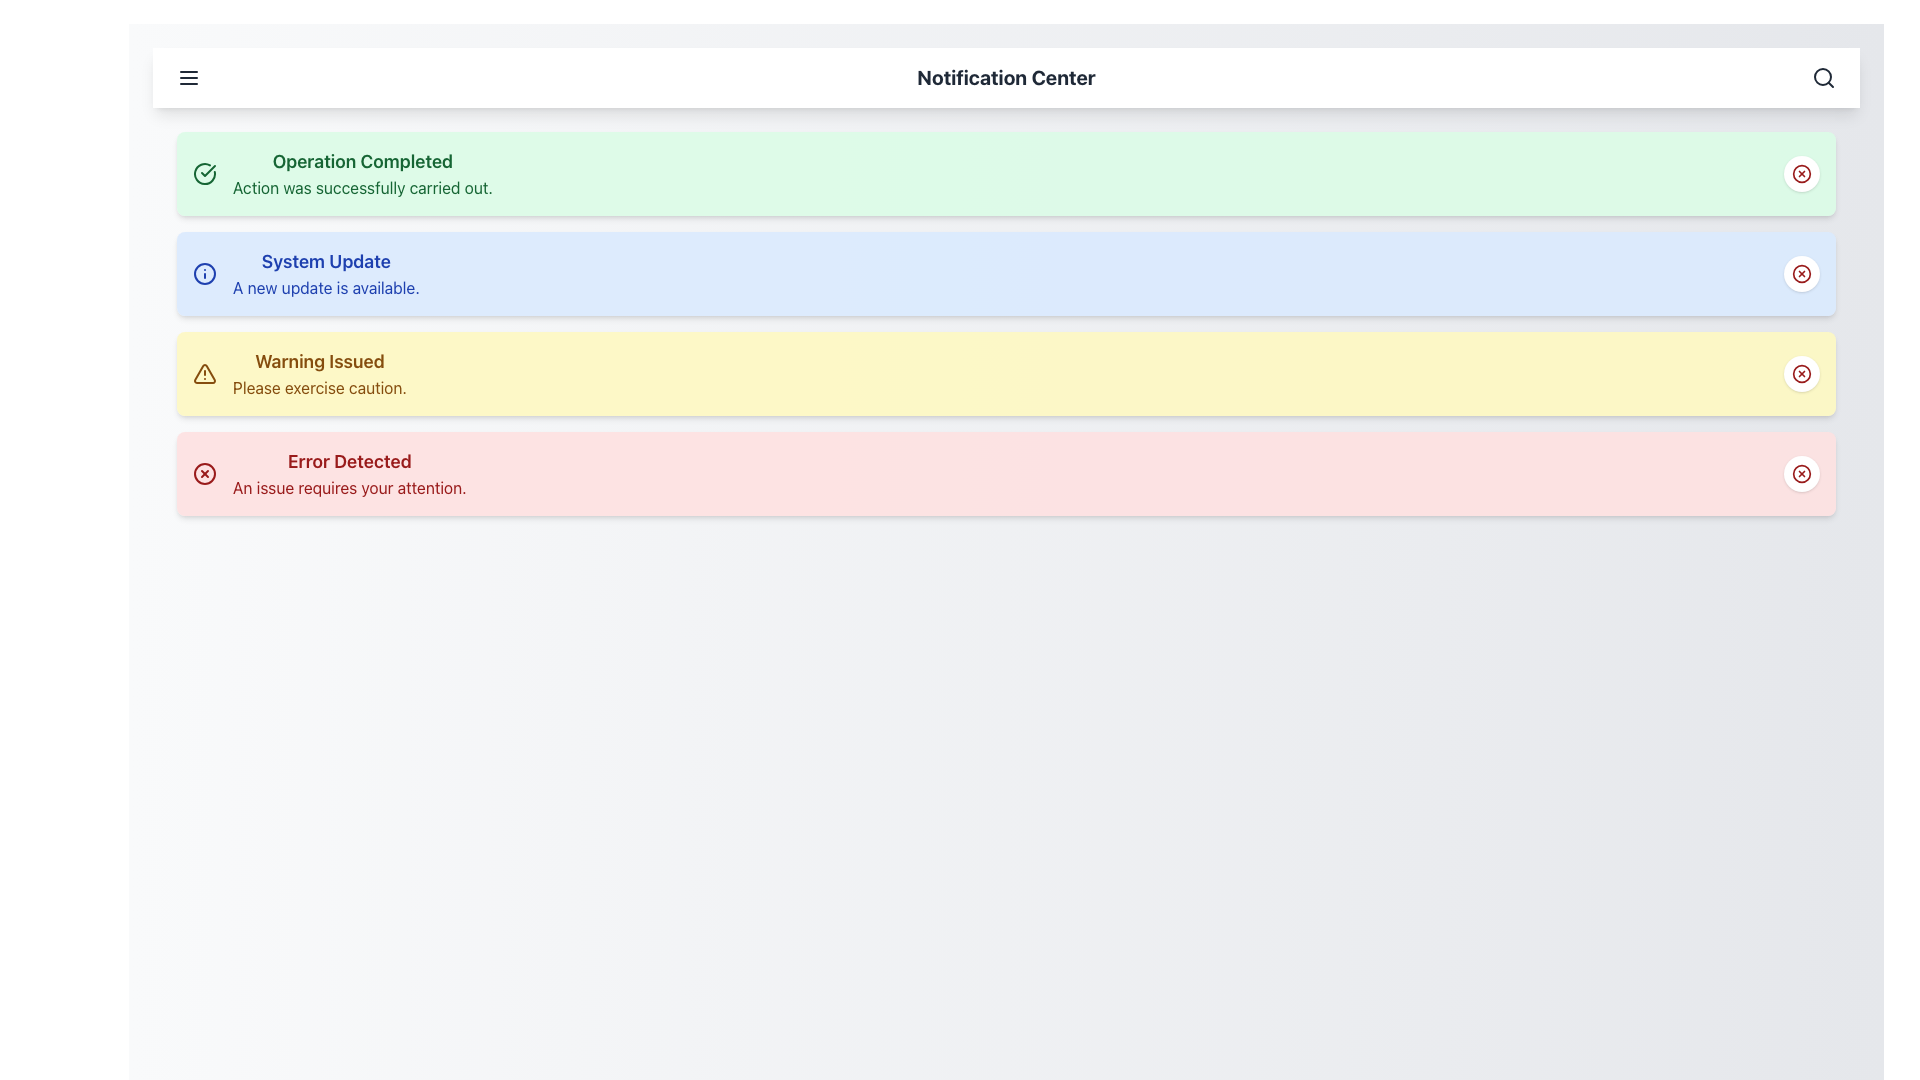 This screenshot has width=1920, height=1080. I want to click on the alert icon located in the third notification item marked by a yellow background and the text 'Warning Issued', so click(205, 374).